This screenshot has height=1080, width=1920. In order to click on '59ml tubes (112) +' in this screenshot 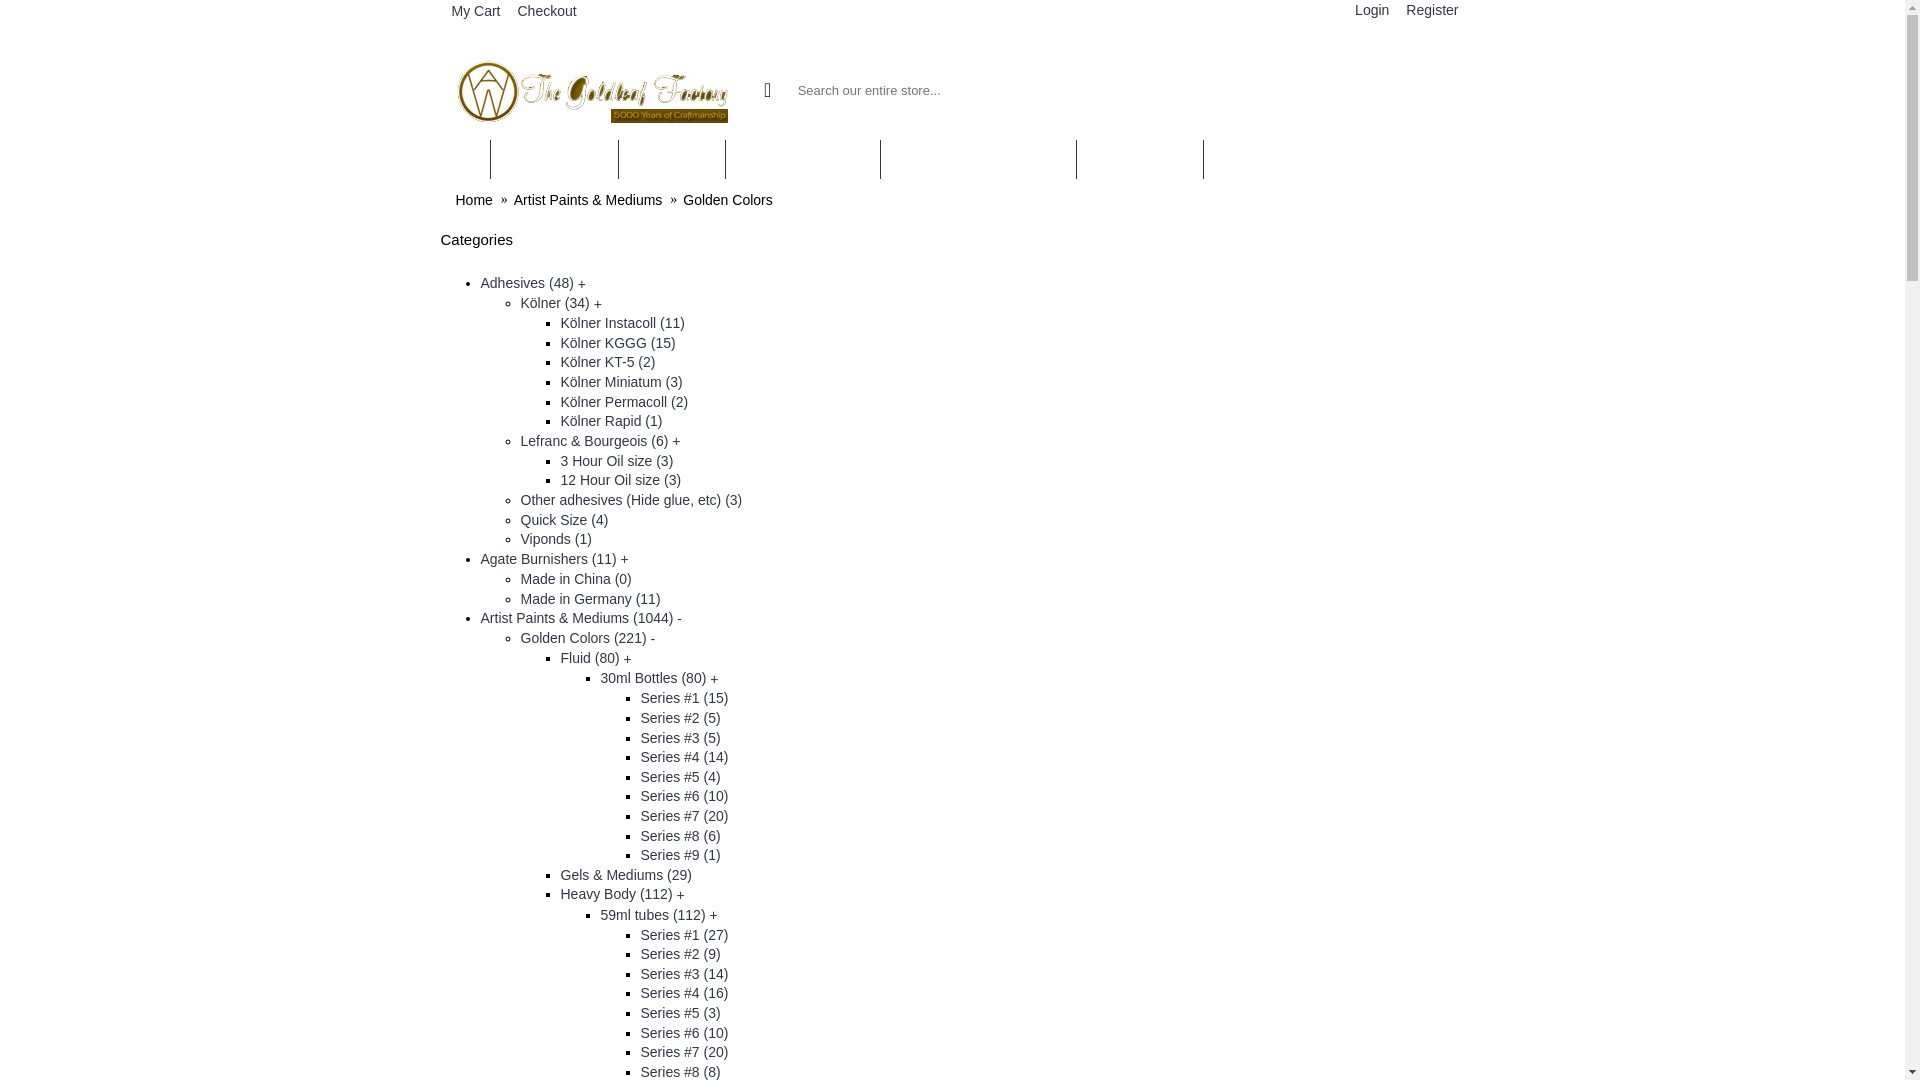, I will do `click(658, 914)`.